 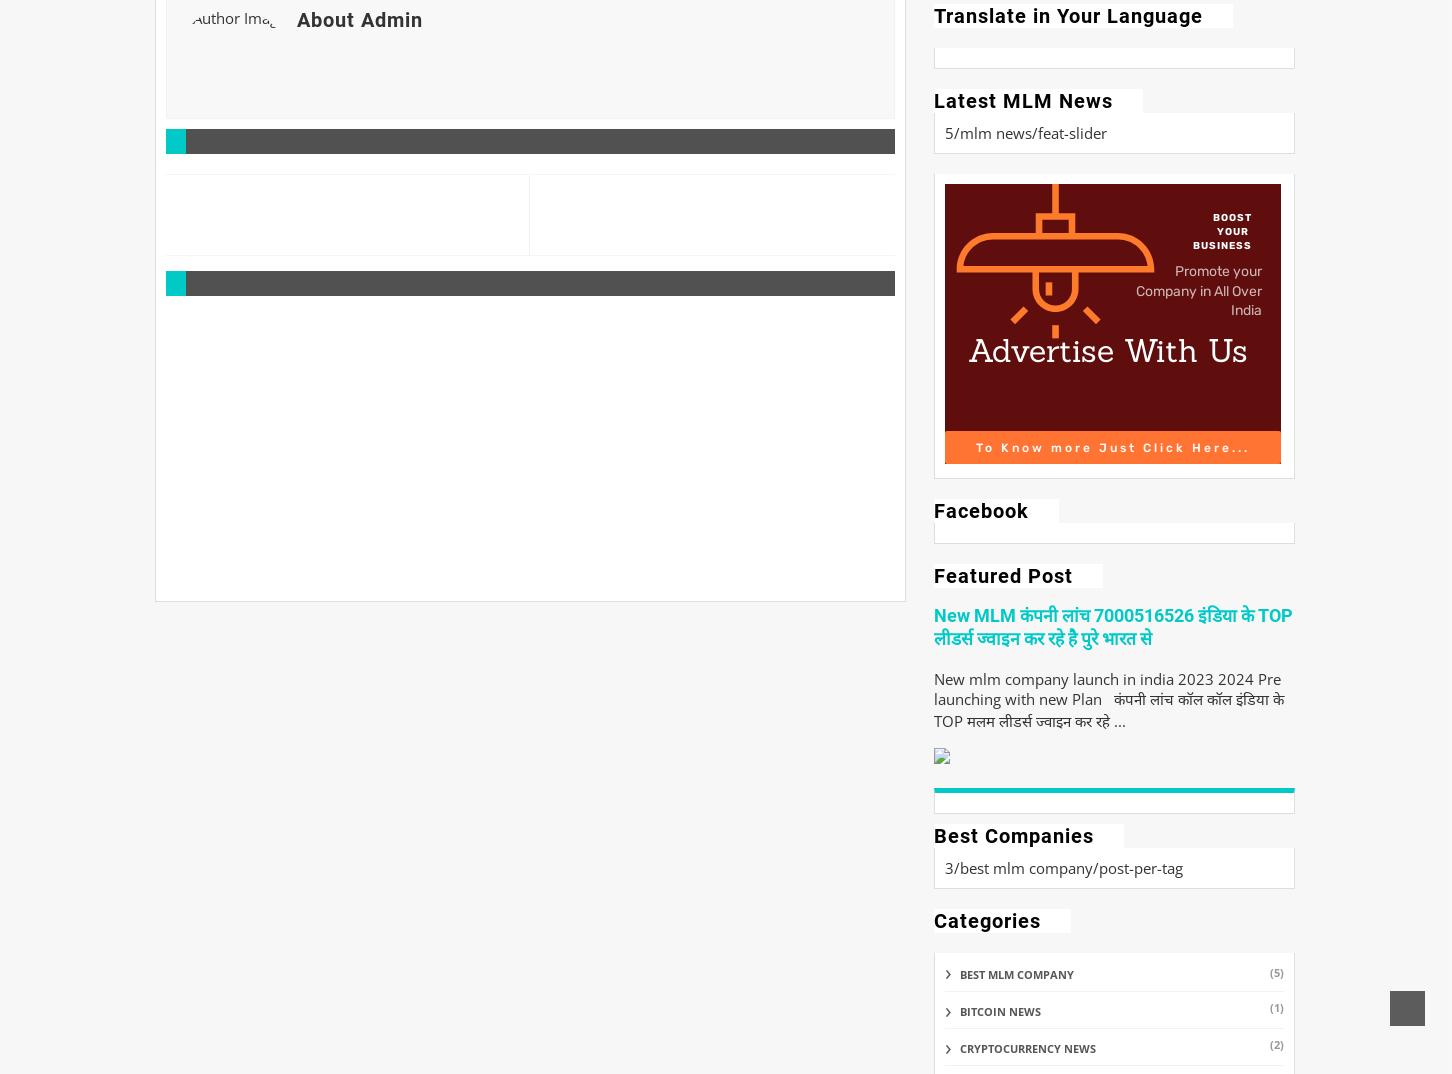 What do you see at coordinates (999, 1010) in the screenshot?
I see `'bitcoin news'` at bounding box center [999, 1010].